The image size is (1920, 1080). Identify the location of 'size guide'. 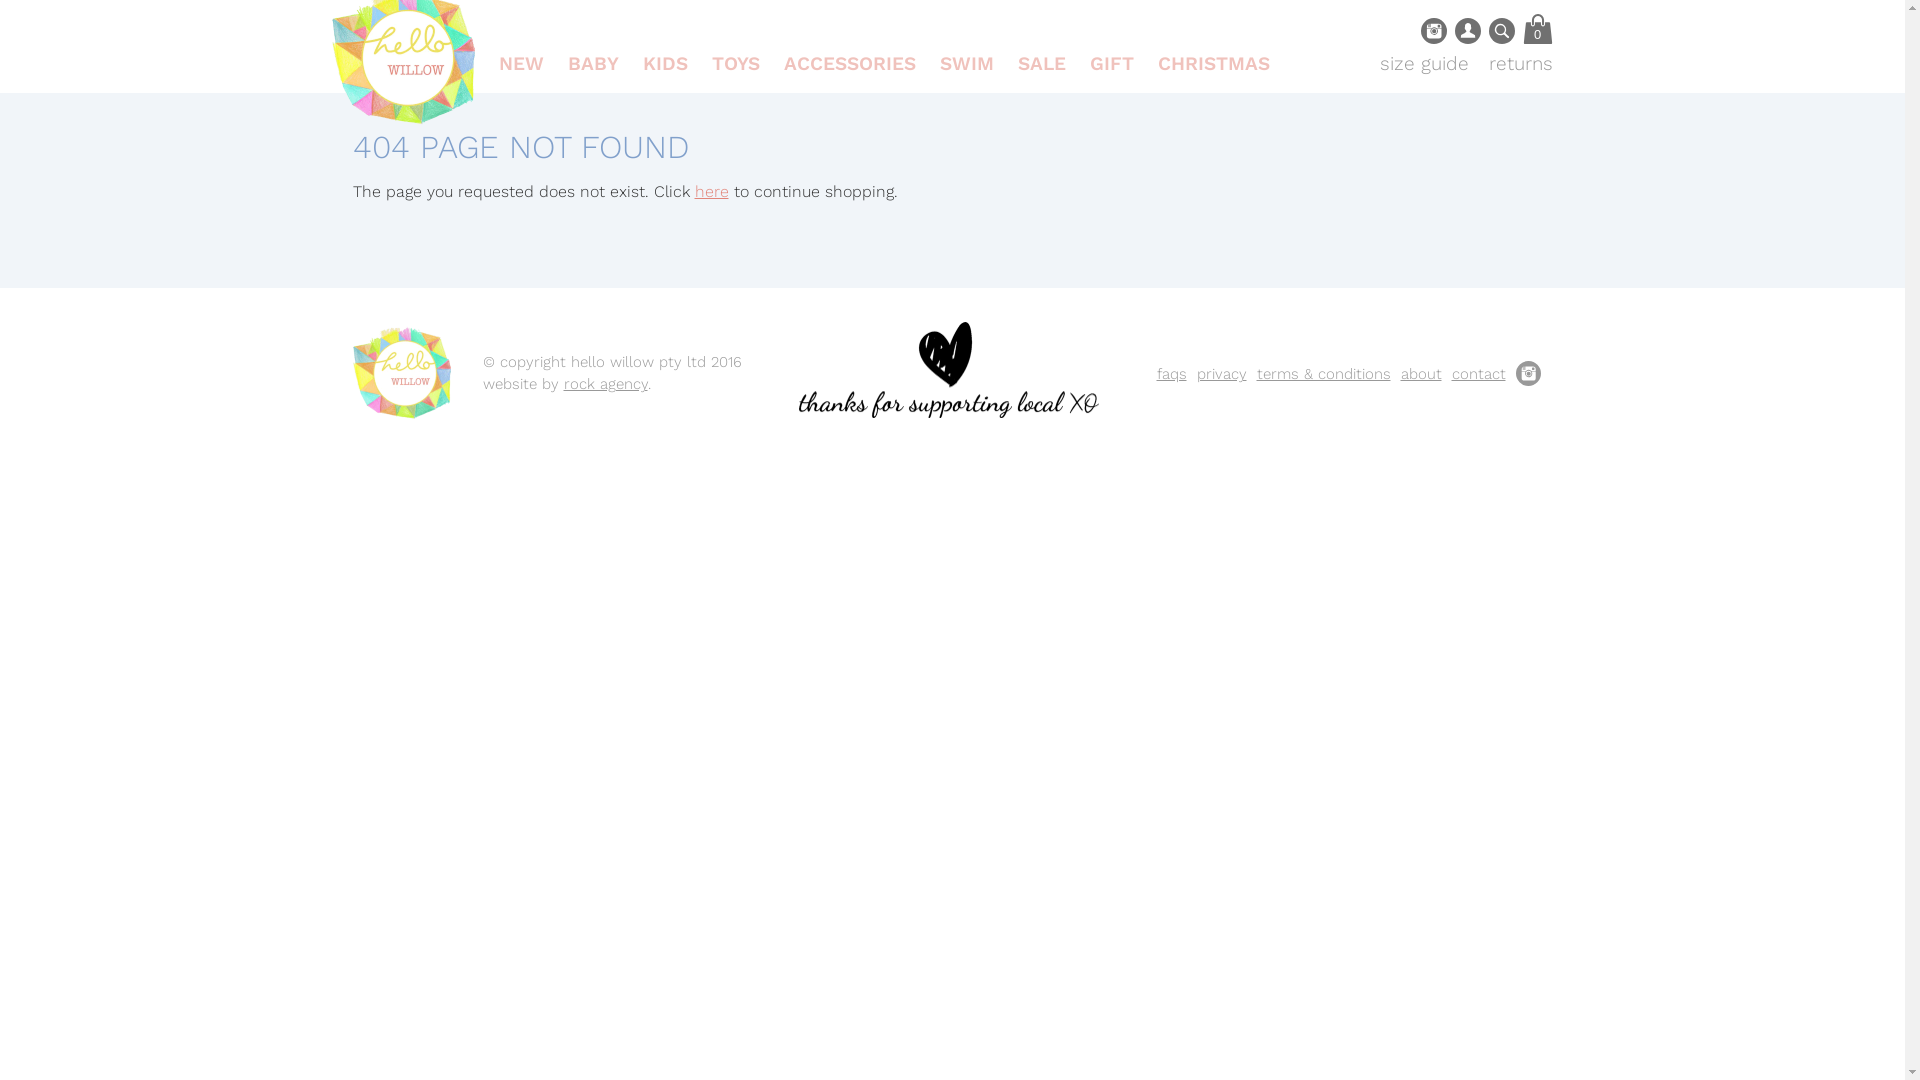
(1423, 62).